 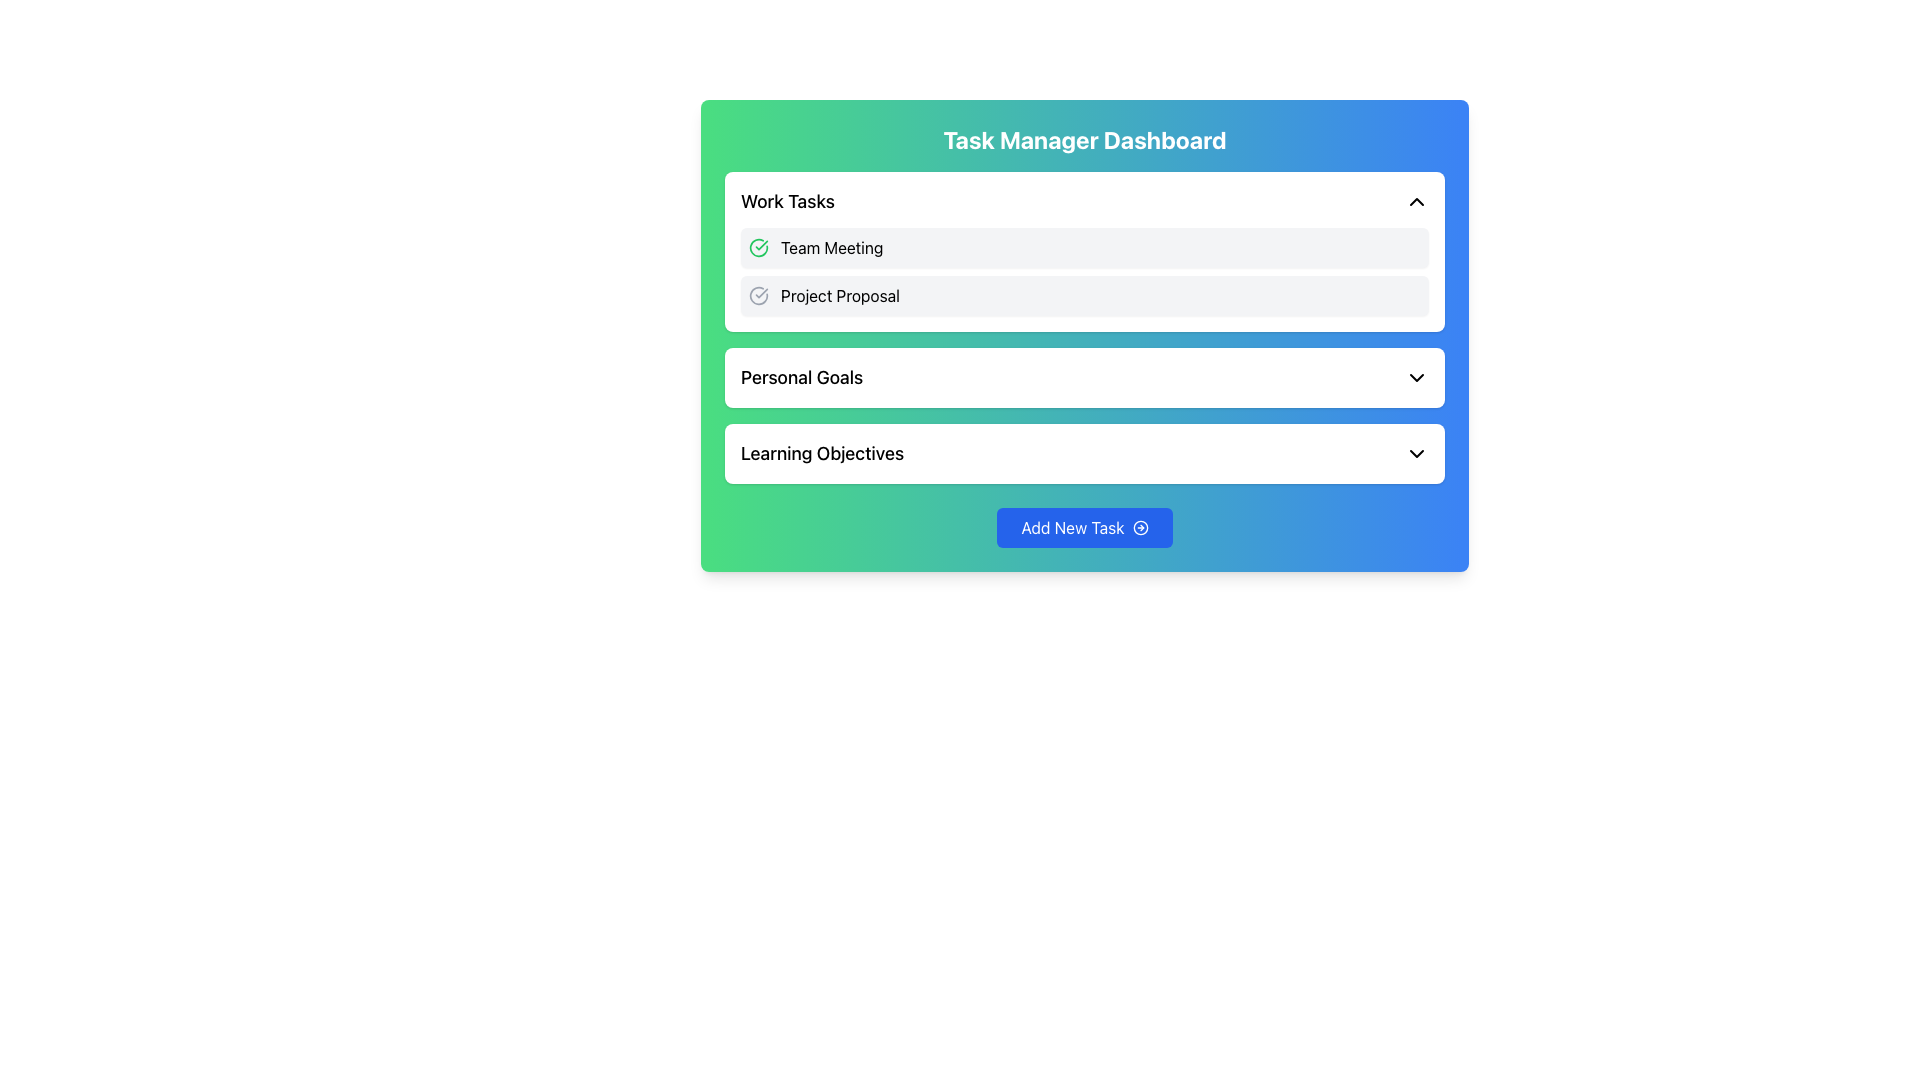 What do you see at coordinates (757, 296) in the screenshot?
I see `the status indicator icon for the 'Project Proposal' task, which is the first icon on the left in the second row under the 'Work Tasks' section of the dashboard` at bounding box center [757, 296].